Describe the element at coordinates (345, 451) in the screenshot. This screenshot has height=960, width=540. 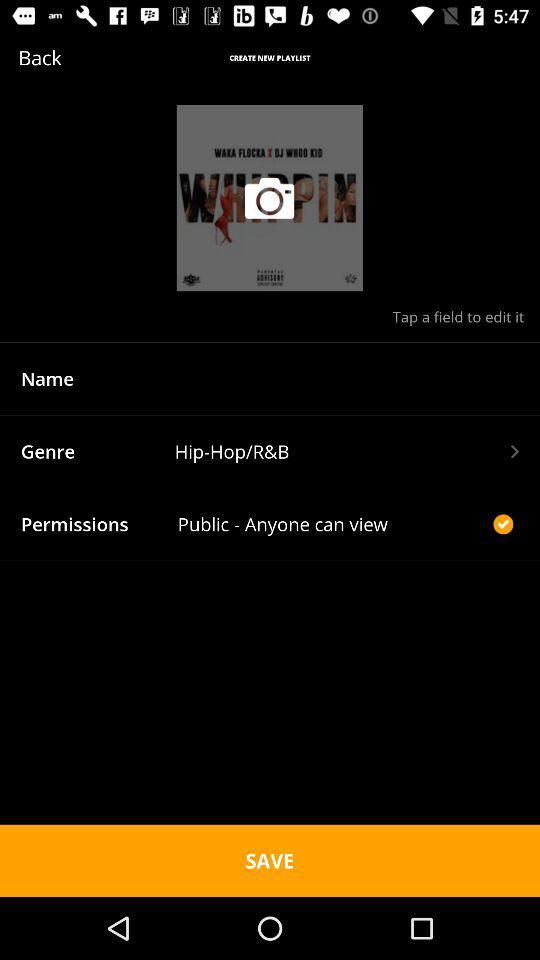
I see `icon next to genre item` at that location.